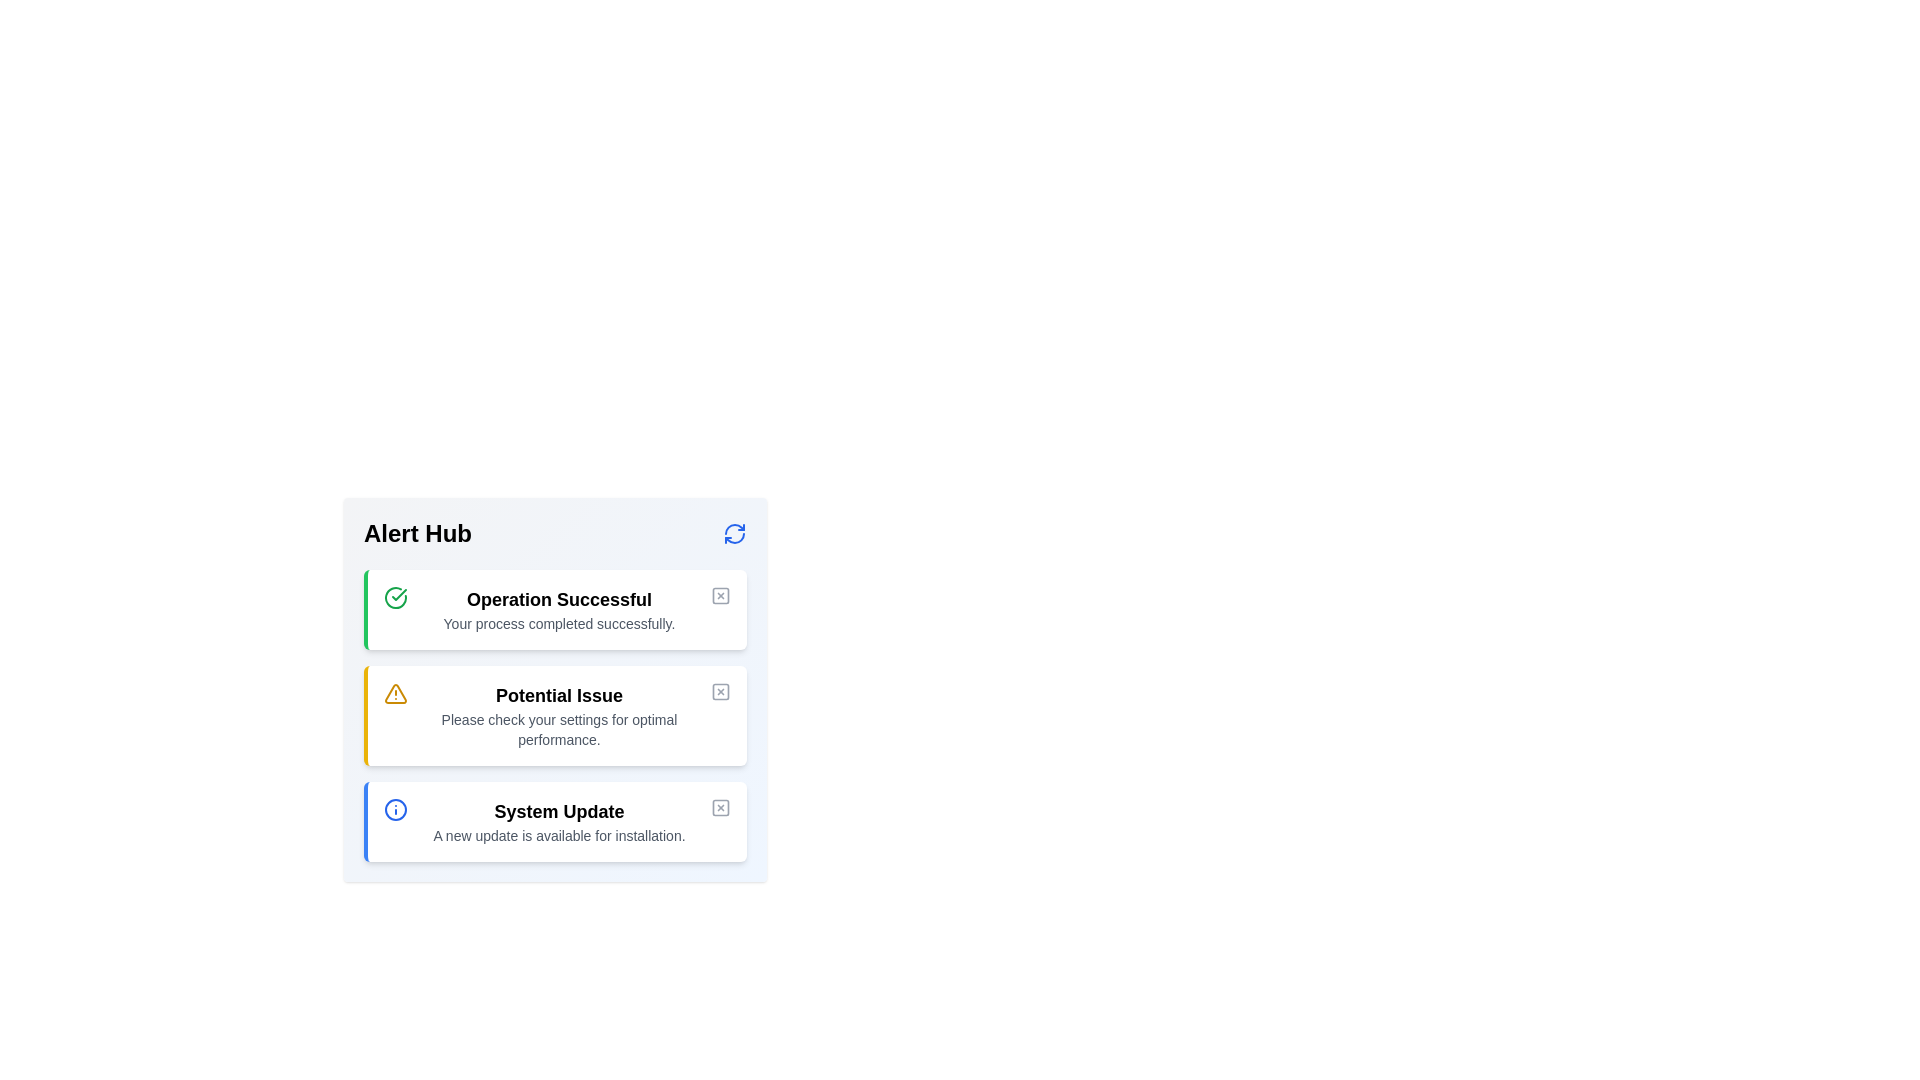 The image size is (1920, 1080). I want to click on the circular SVG element located in the top-right corner of the card layout by clicking on it, so click(395, 810).